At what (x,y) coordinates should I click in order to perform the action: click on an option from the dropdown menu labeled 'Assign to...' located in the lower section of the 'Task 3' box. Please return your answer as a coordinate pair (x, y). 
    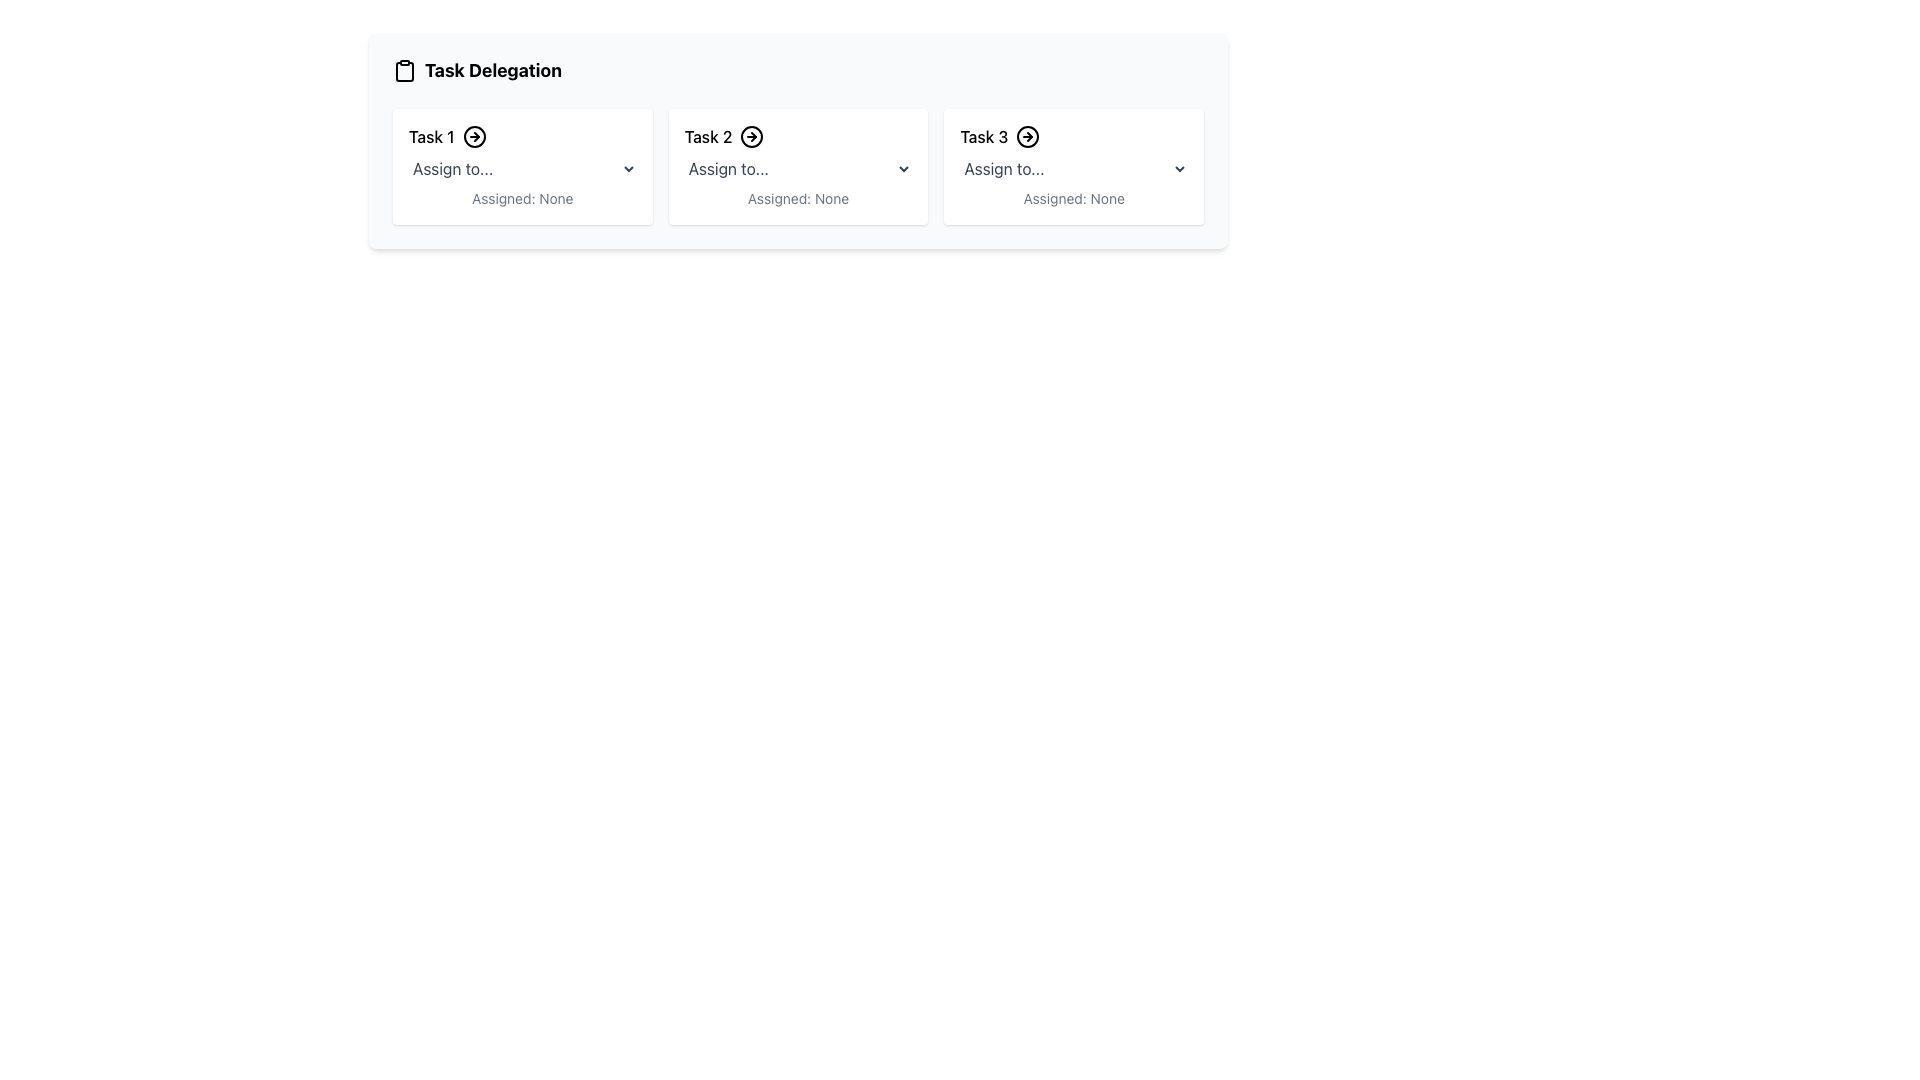
    Looking at the image, I should click on (1073, 168).